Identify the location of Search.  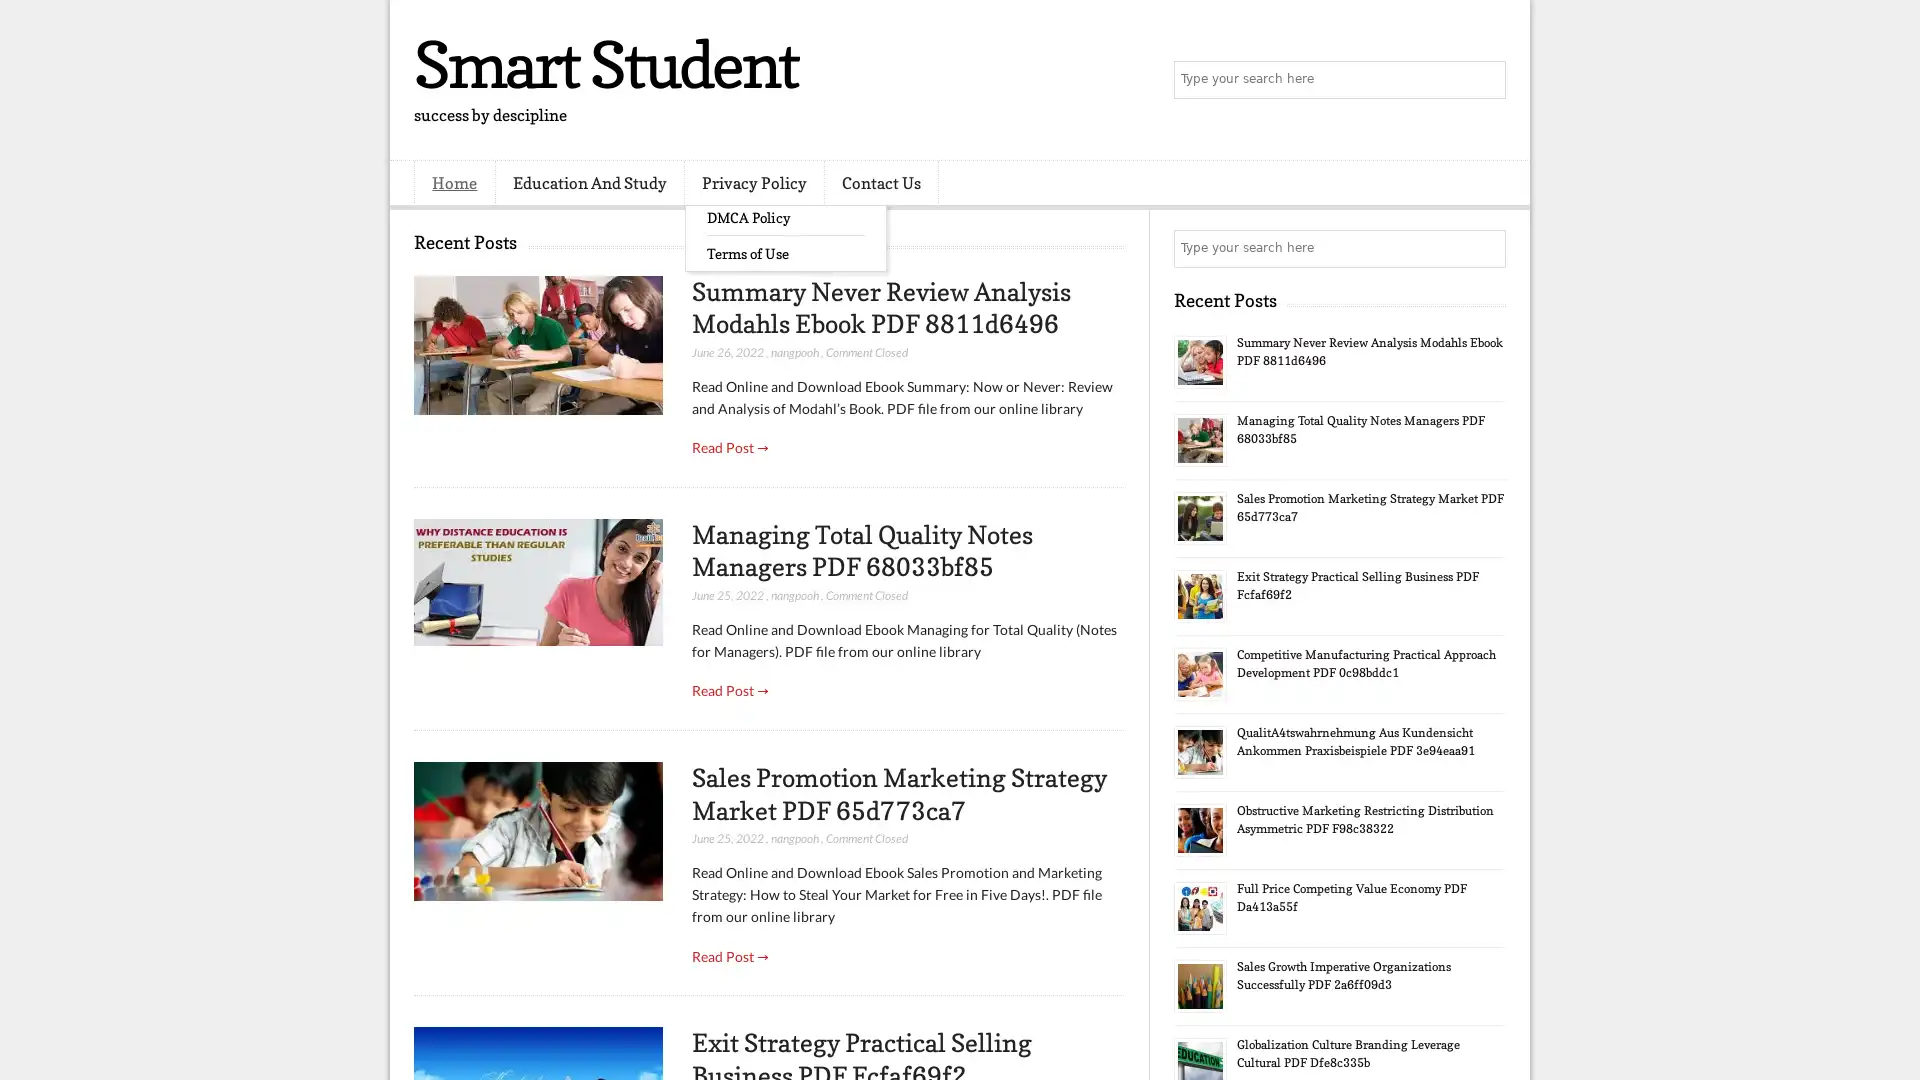
(1485, 80).